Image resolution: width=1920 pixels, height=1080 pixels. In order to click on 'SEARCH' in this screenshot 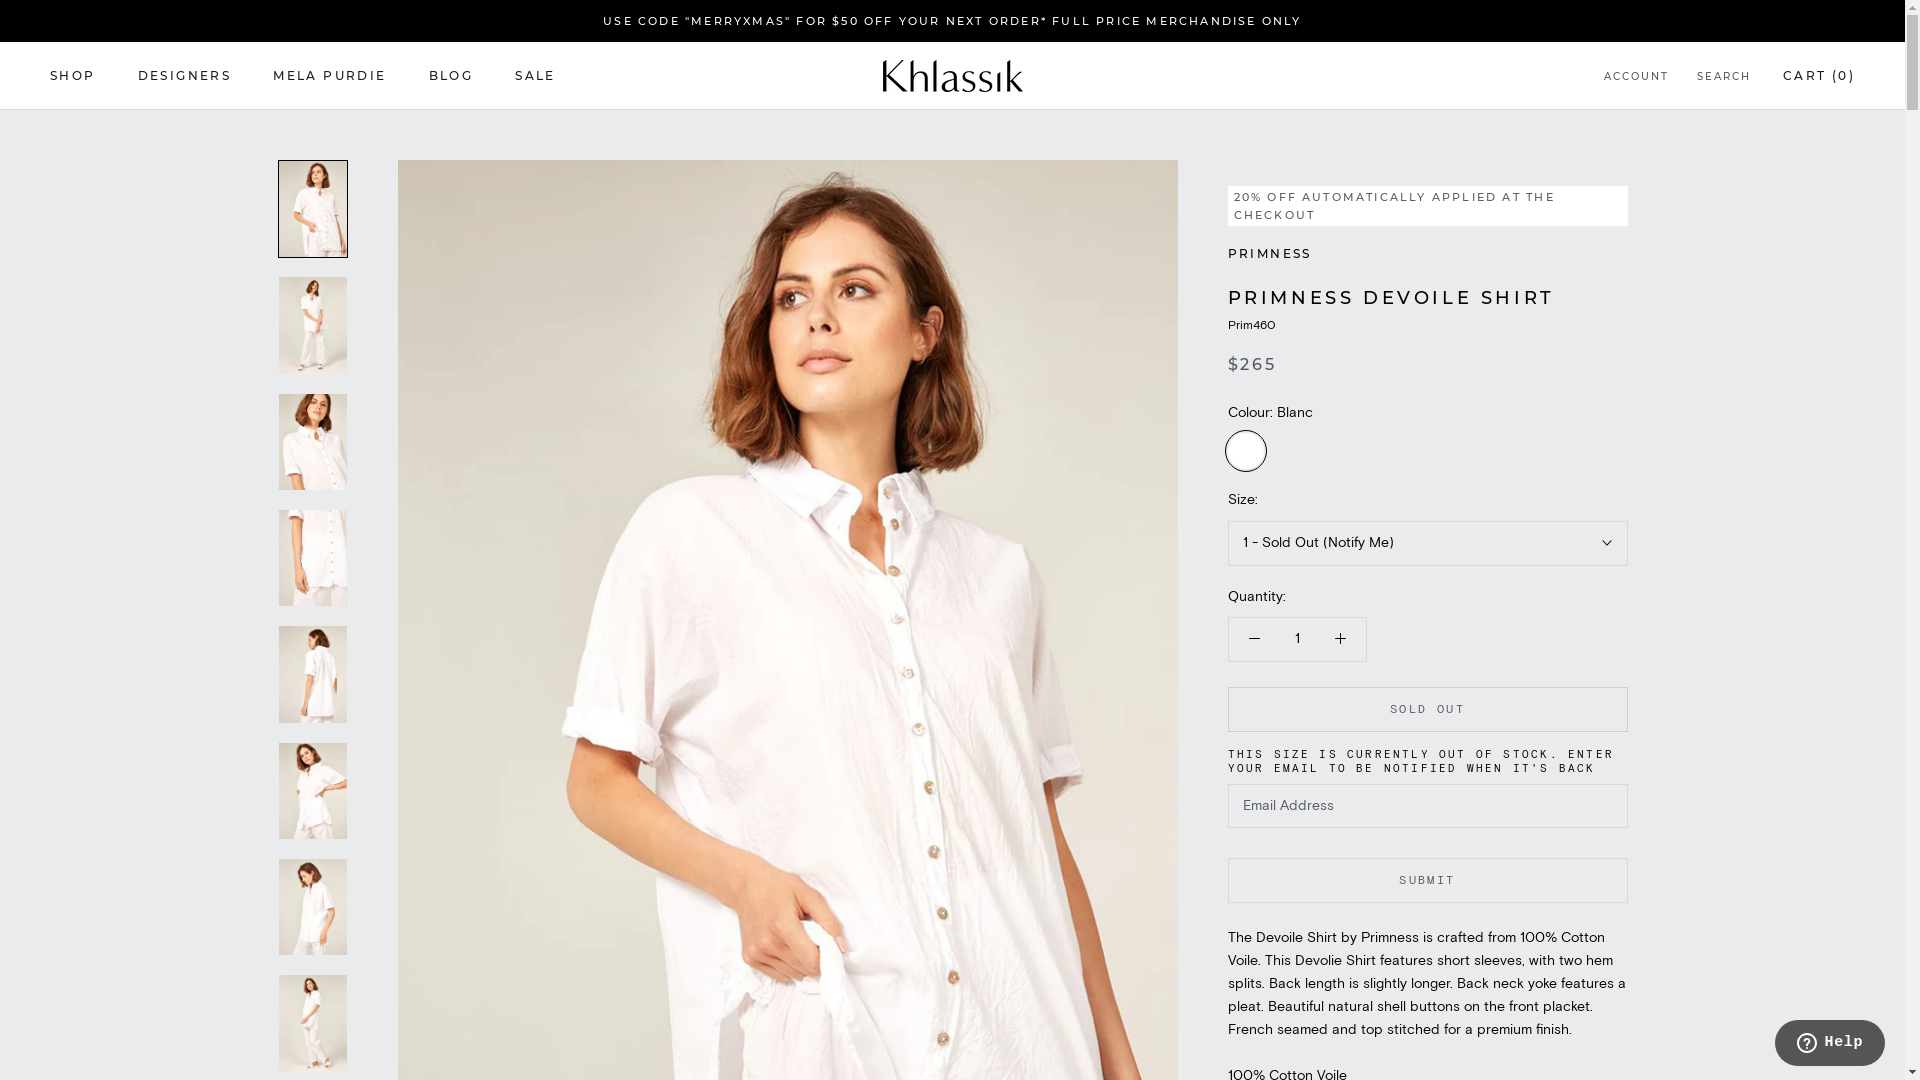, I will do `click(1722, 76)`.